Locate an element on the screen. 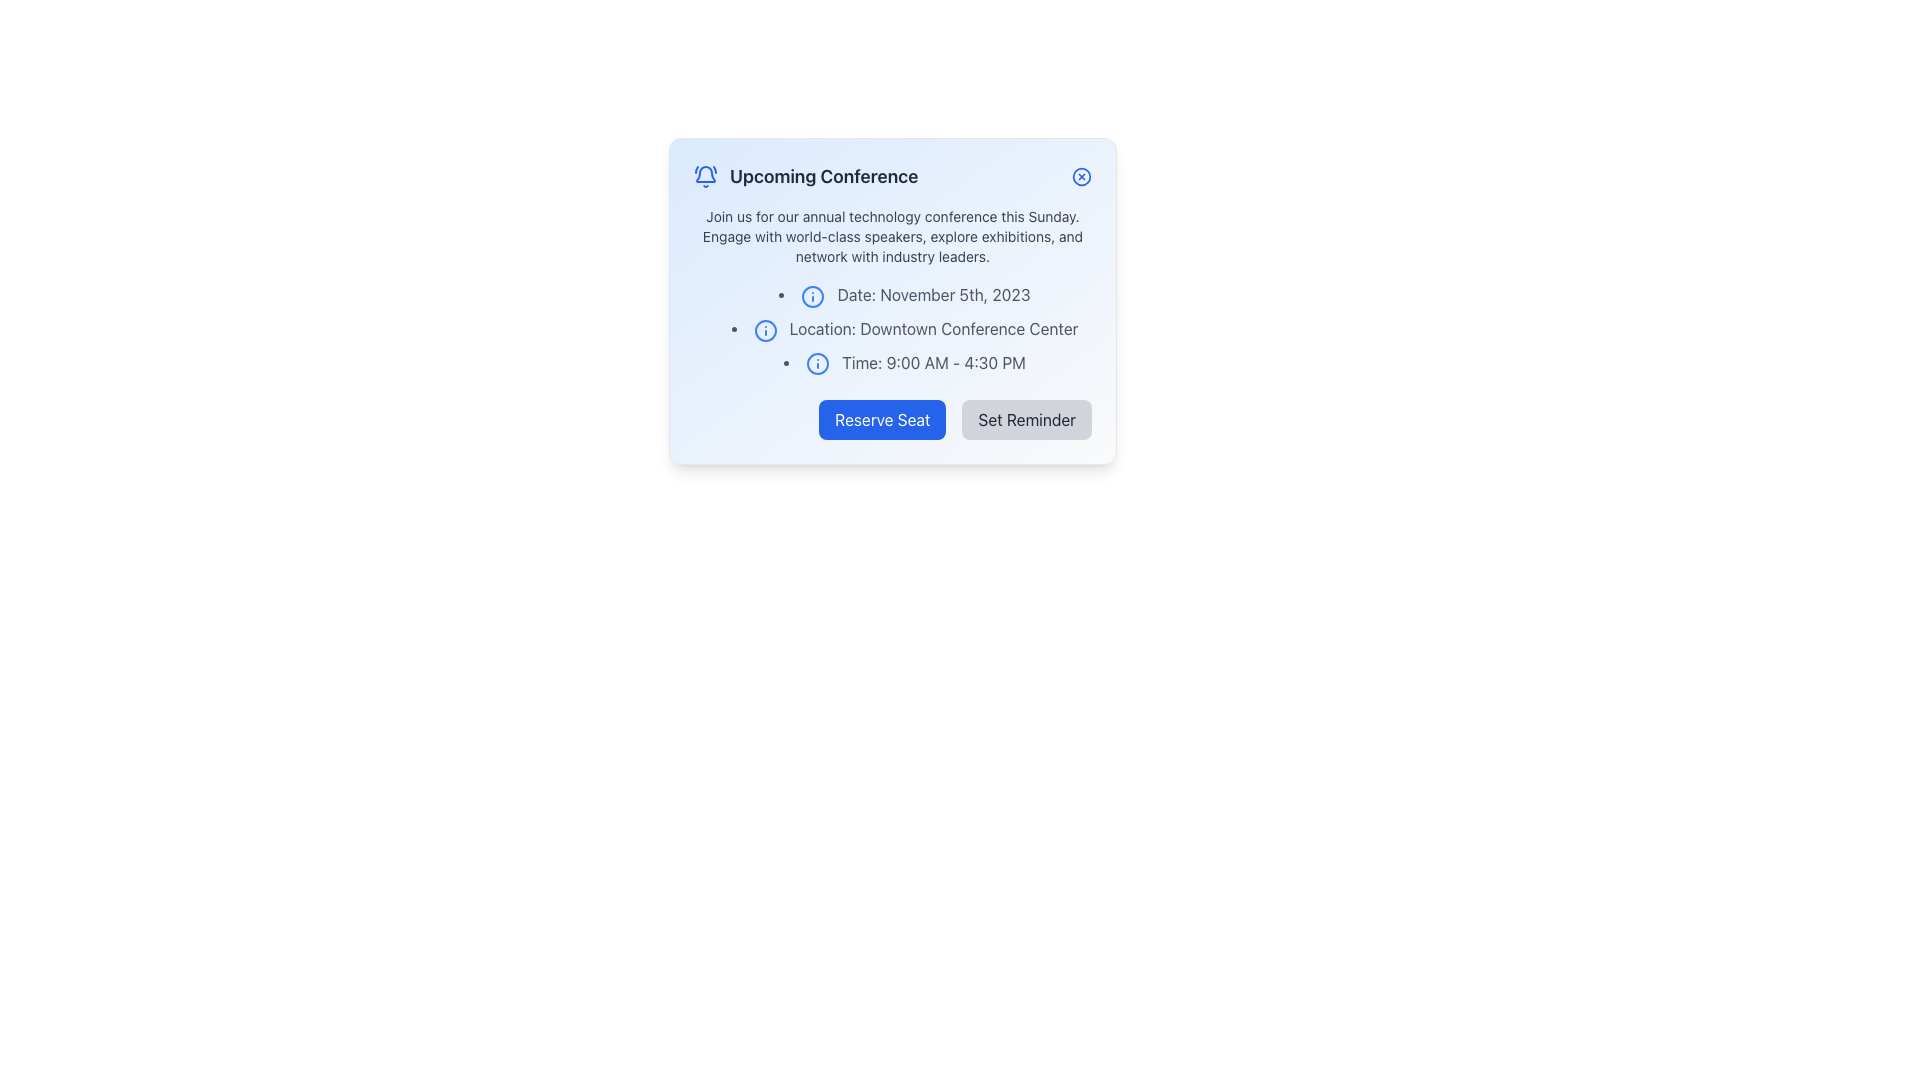  the text label 'Upcoming Conference', which is a bold, larger text block aligned to the left and positioned to the right of a blue bell icon is located at coordinates (824, 176).